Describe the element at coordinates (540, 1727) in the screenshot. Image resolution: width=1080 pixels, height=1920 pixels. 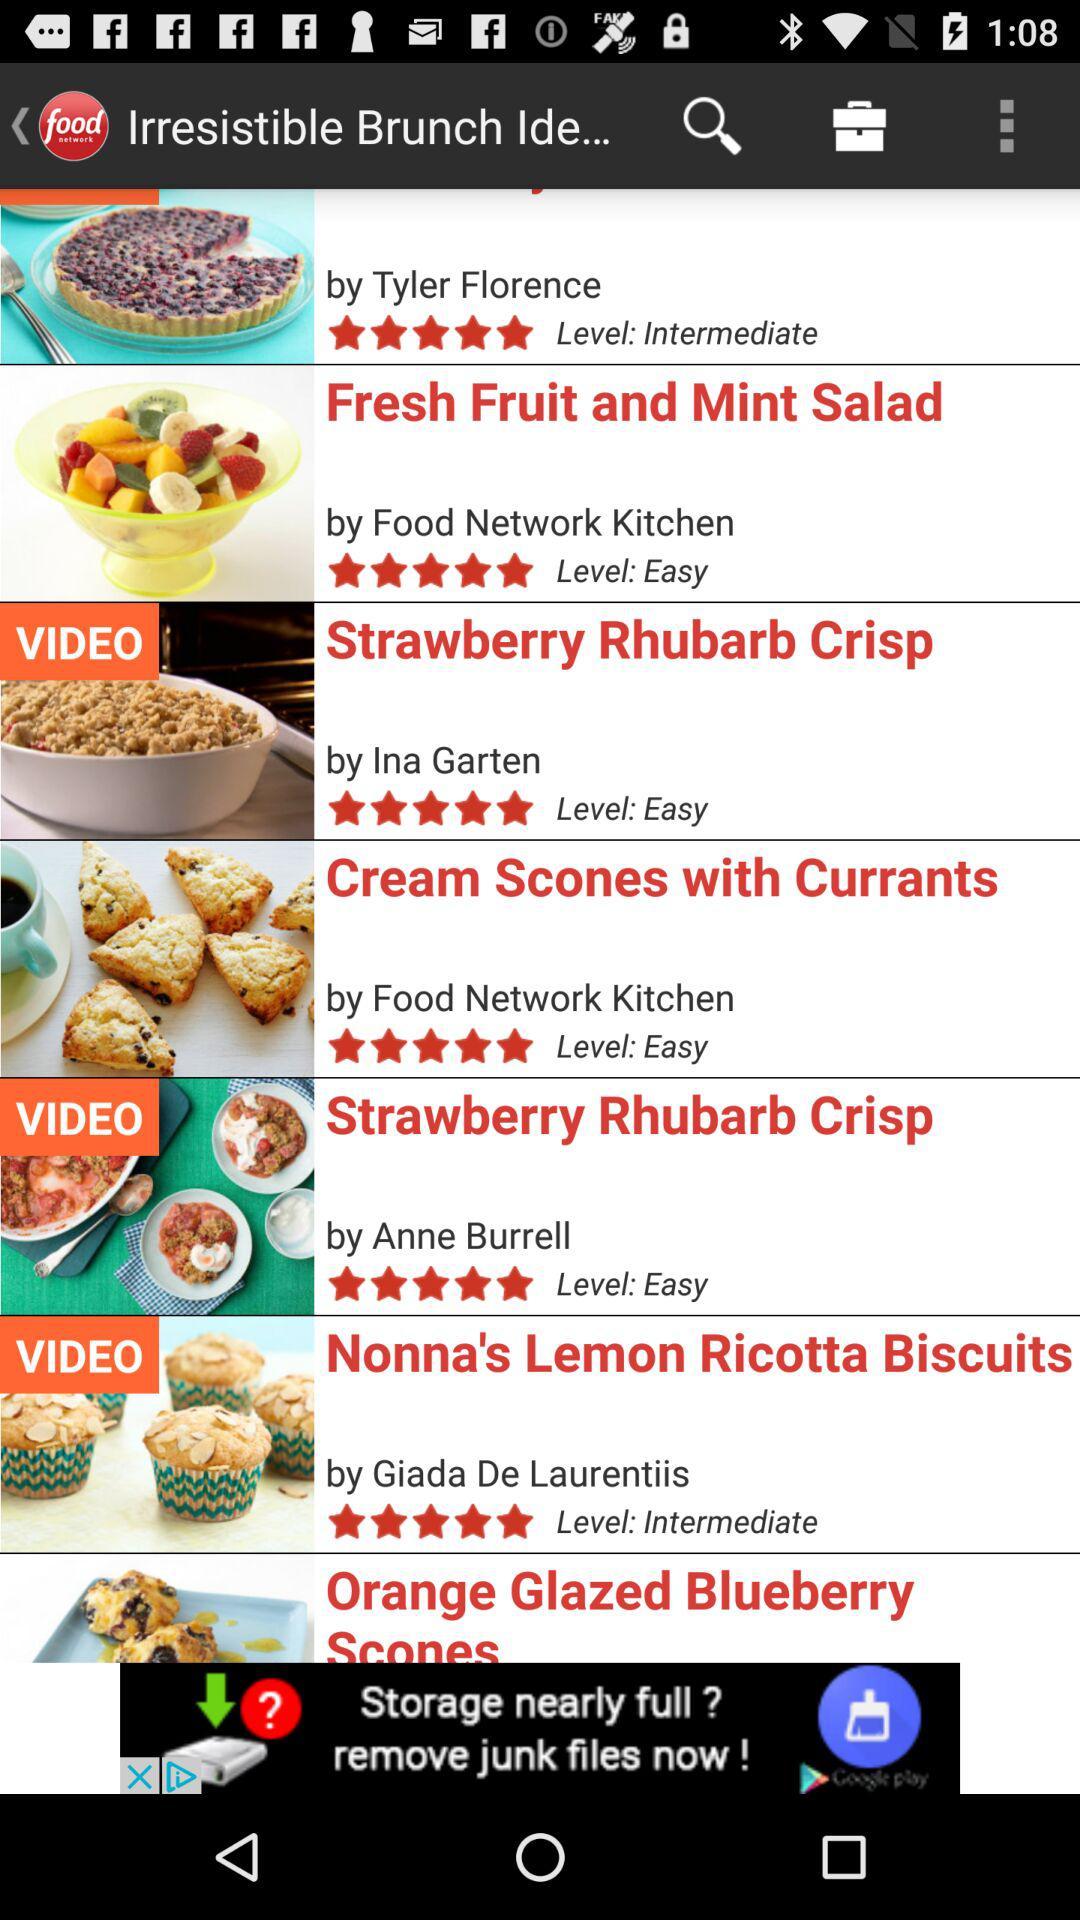
I see `advertisement` at that location.